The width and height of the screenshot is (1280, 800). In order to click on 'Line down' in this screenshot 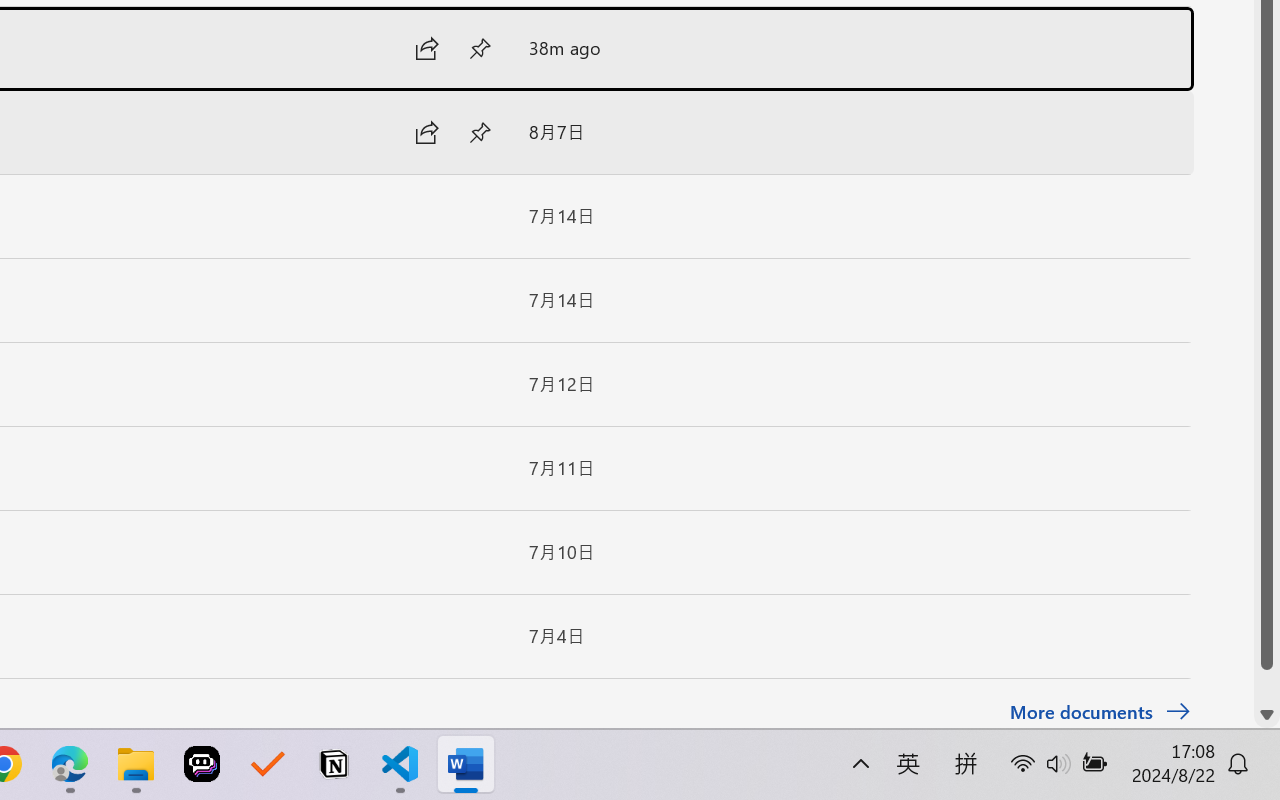, I will do `click(1266, 714)`.